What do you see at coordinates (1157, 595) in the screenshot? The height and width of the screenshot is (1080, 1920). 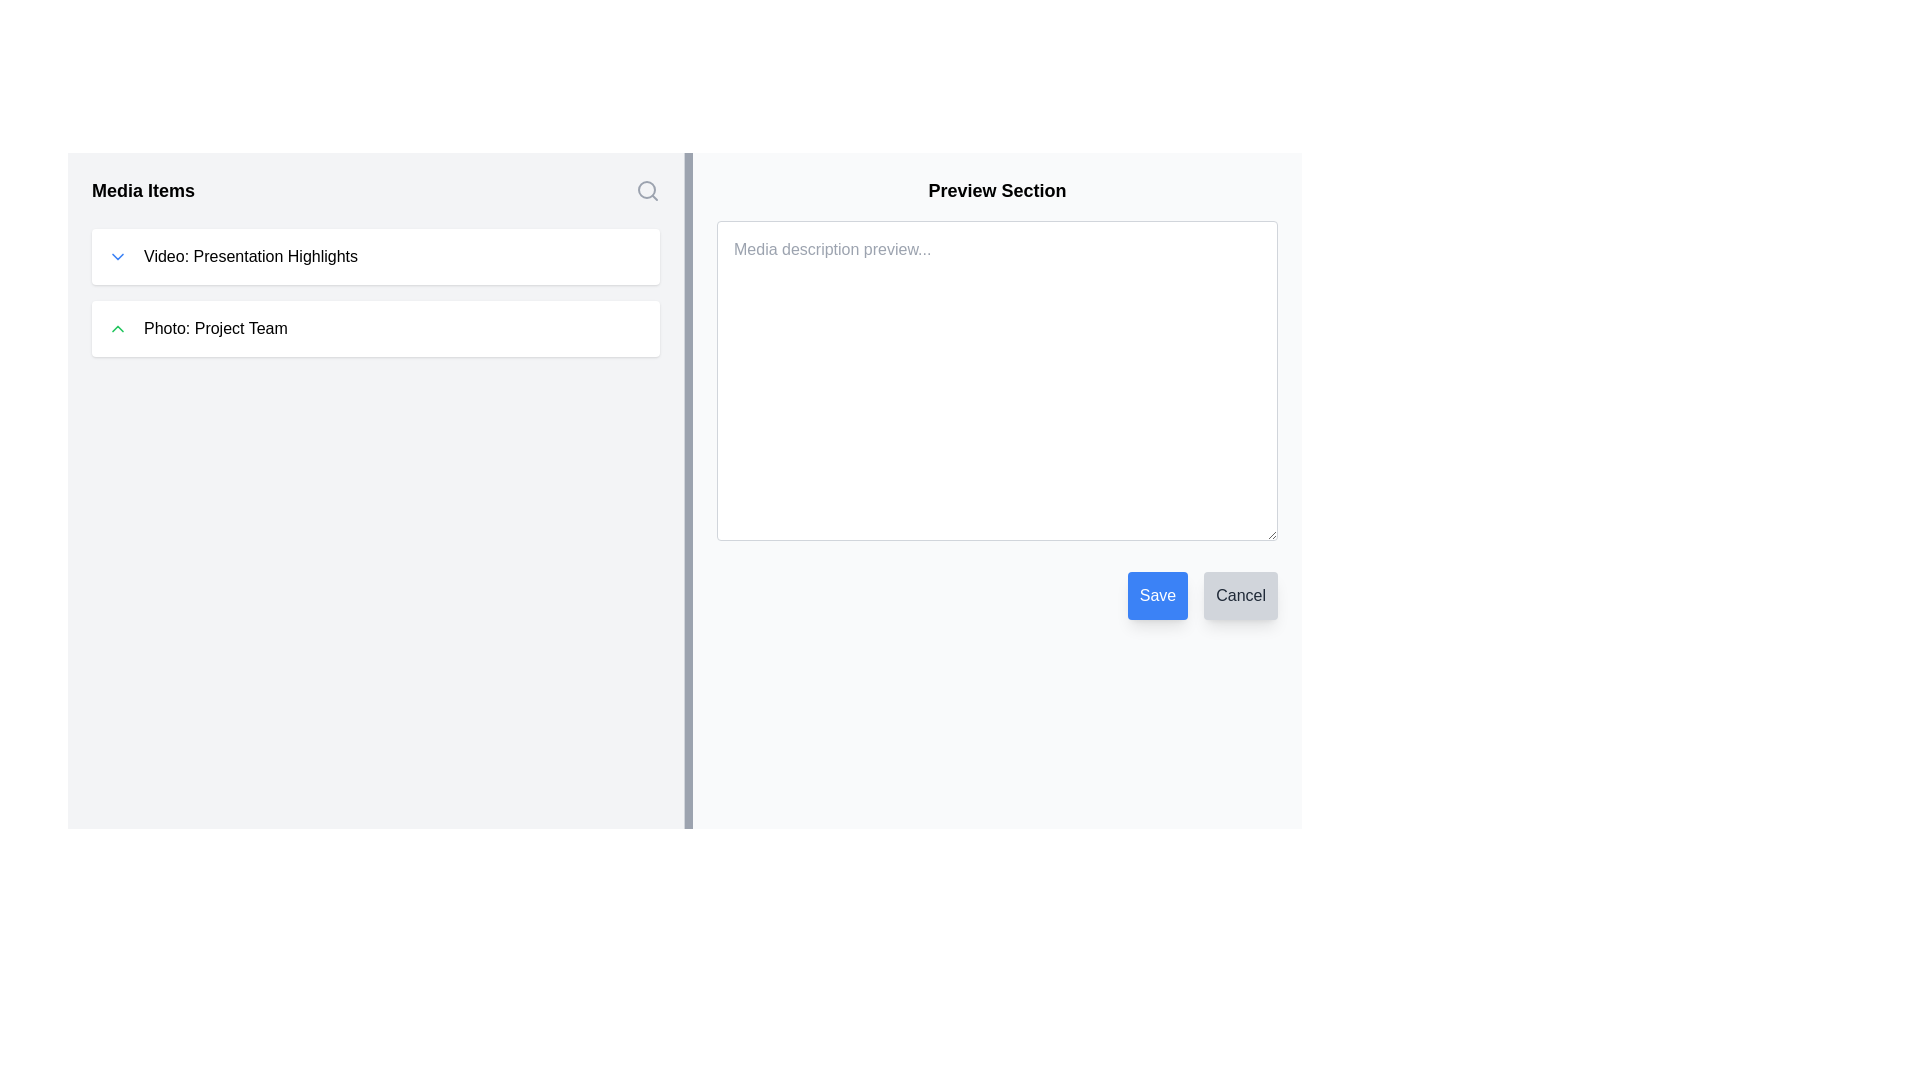 I see `the 'Save' button, which is a rectangular button with a blue background and white text, located in the bottom-right area of the 'Preview Section'` at bounding box center [1157, 595].